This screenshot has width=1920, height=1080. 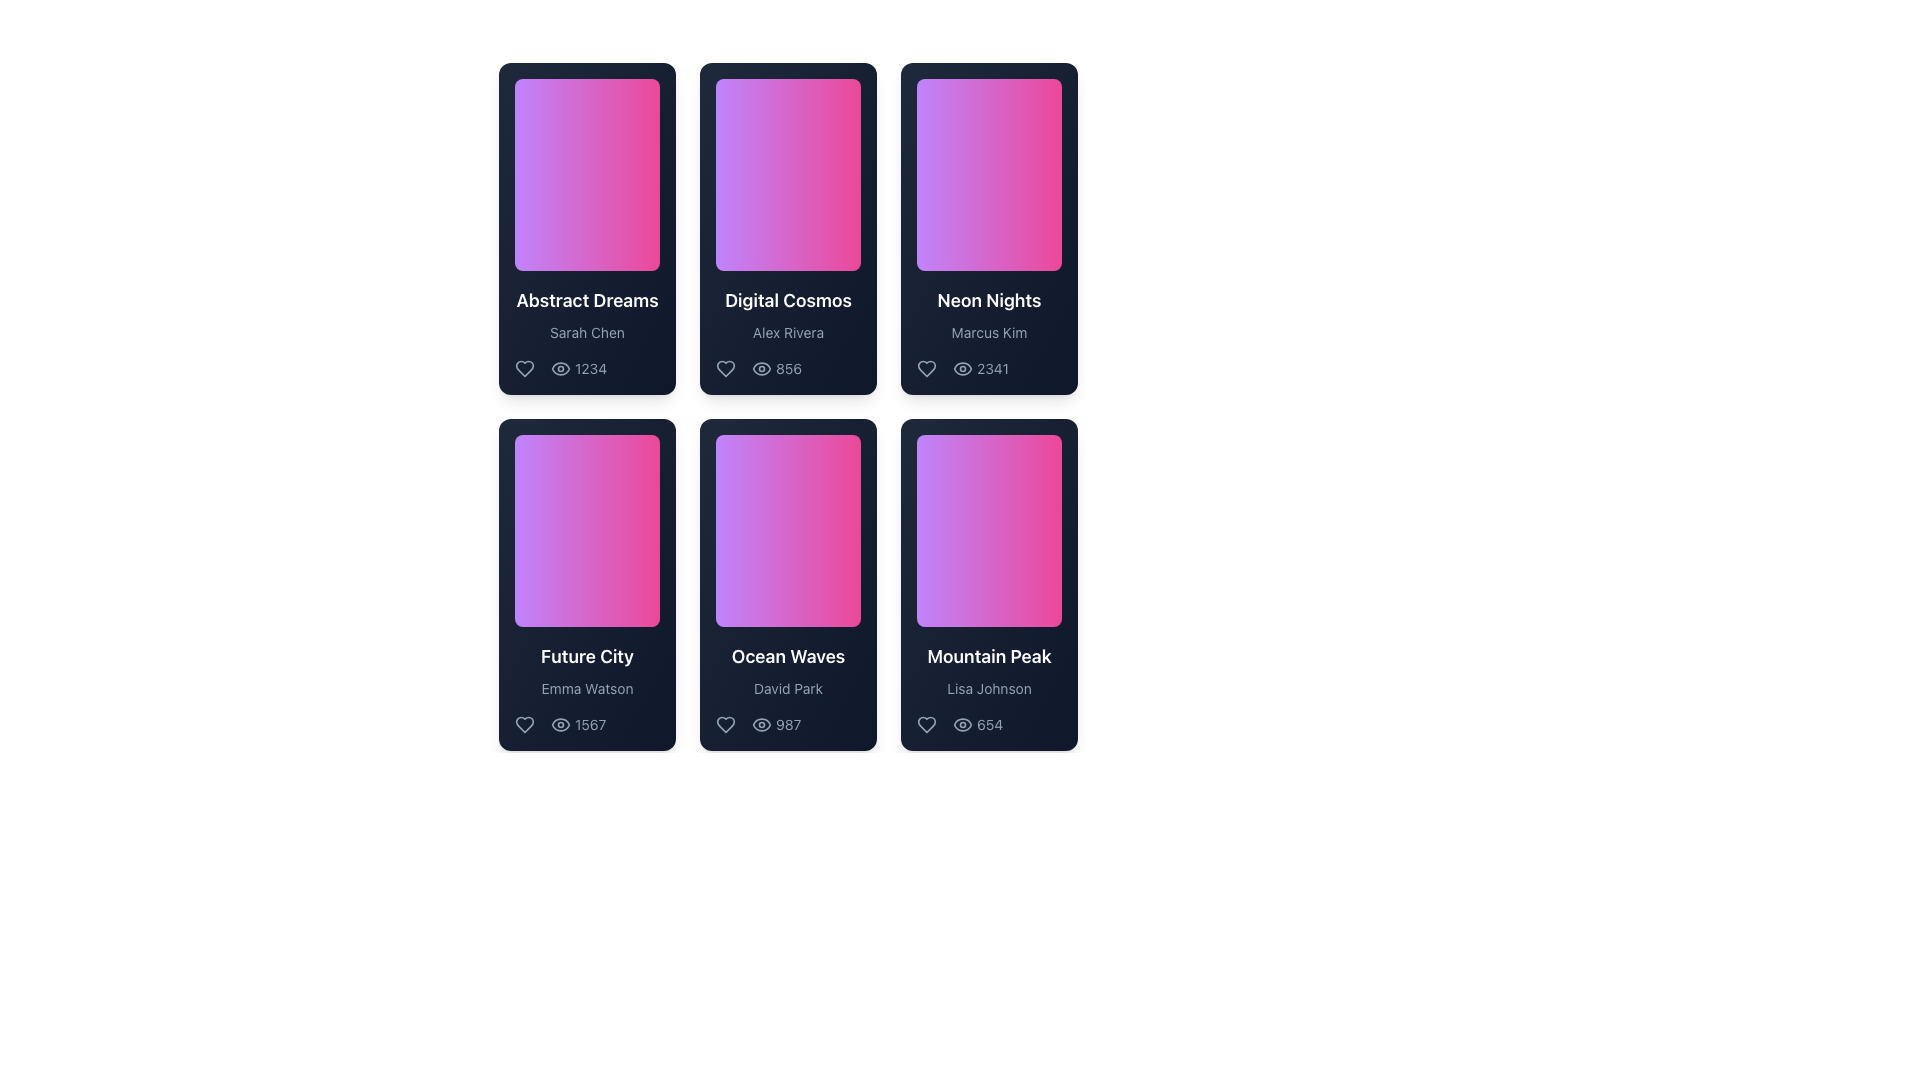 What do you see at coordinates (787, 173) in the screenshot?
I see `the decorative image or gradient block located in the upper row of the grid layout, specifically in the second card from the left, part of the 'Digital Cosmos' card by Alex Rivera` at bounding box center [787, 173].